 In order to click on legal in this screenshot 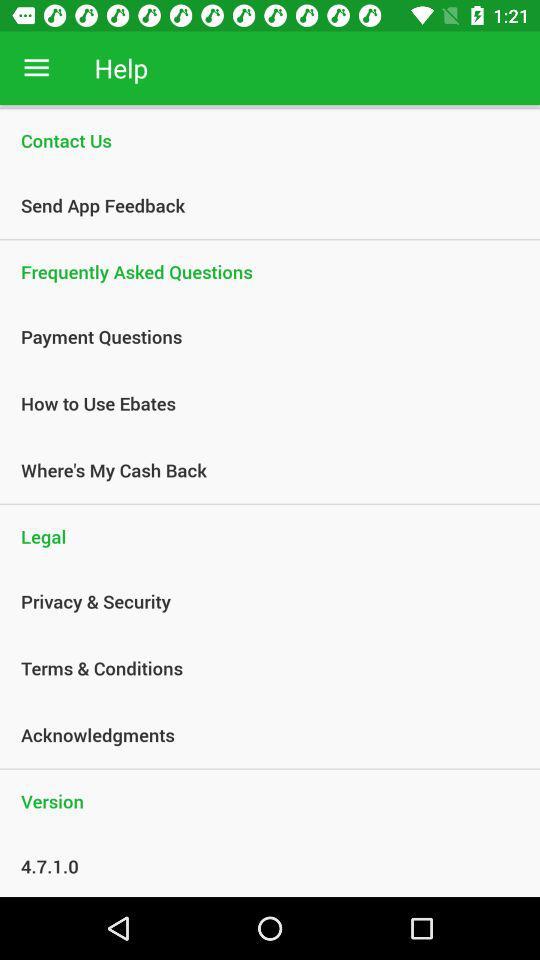, I will do `click(270, 535)`.